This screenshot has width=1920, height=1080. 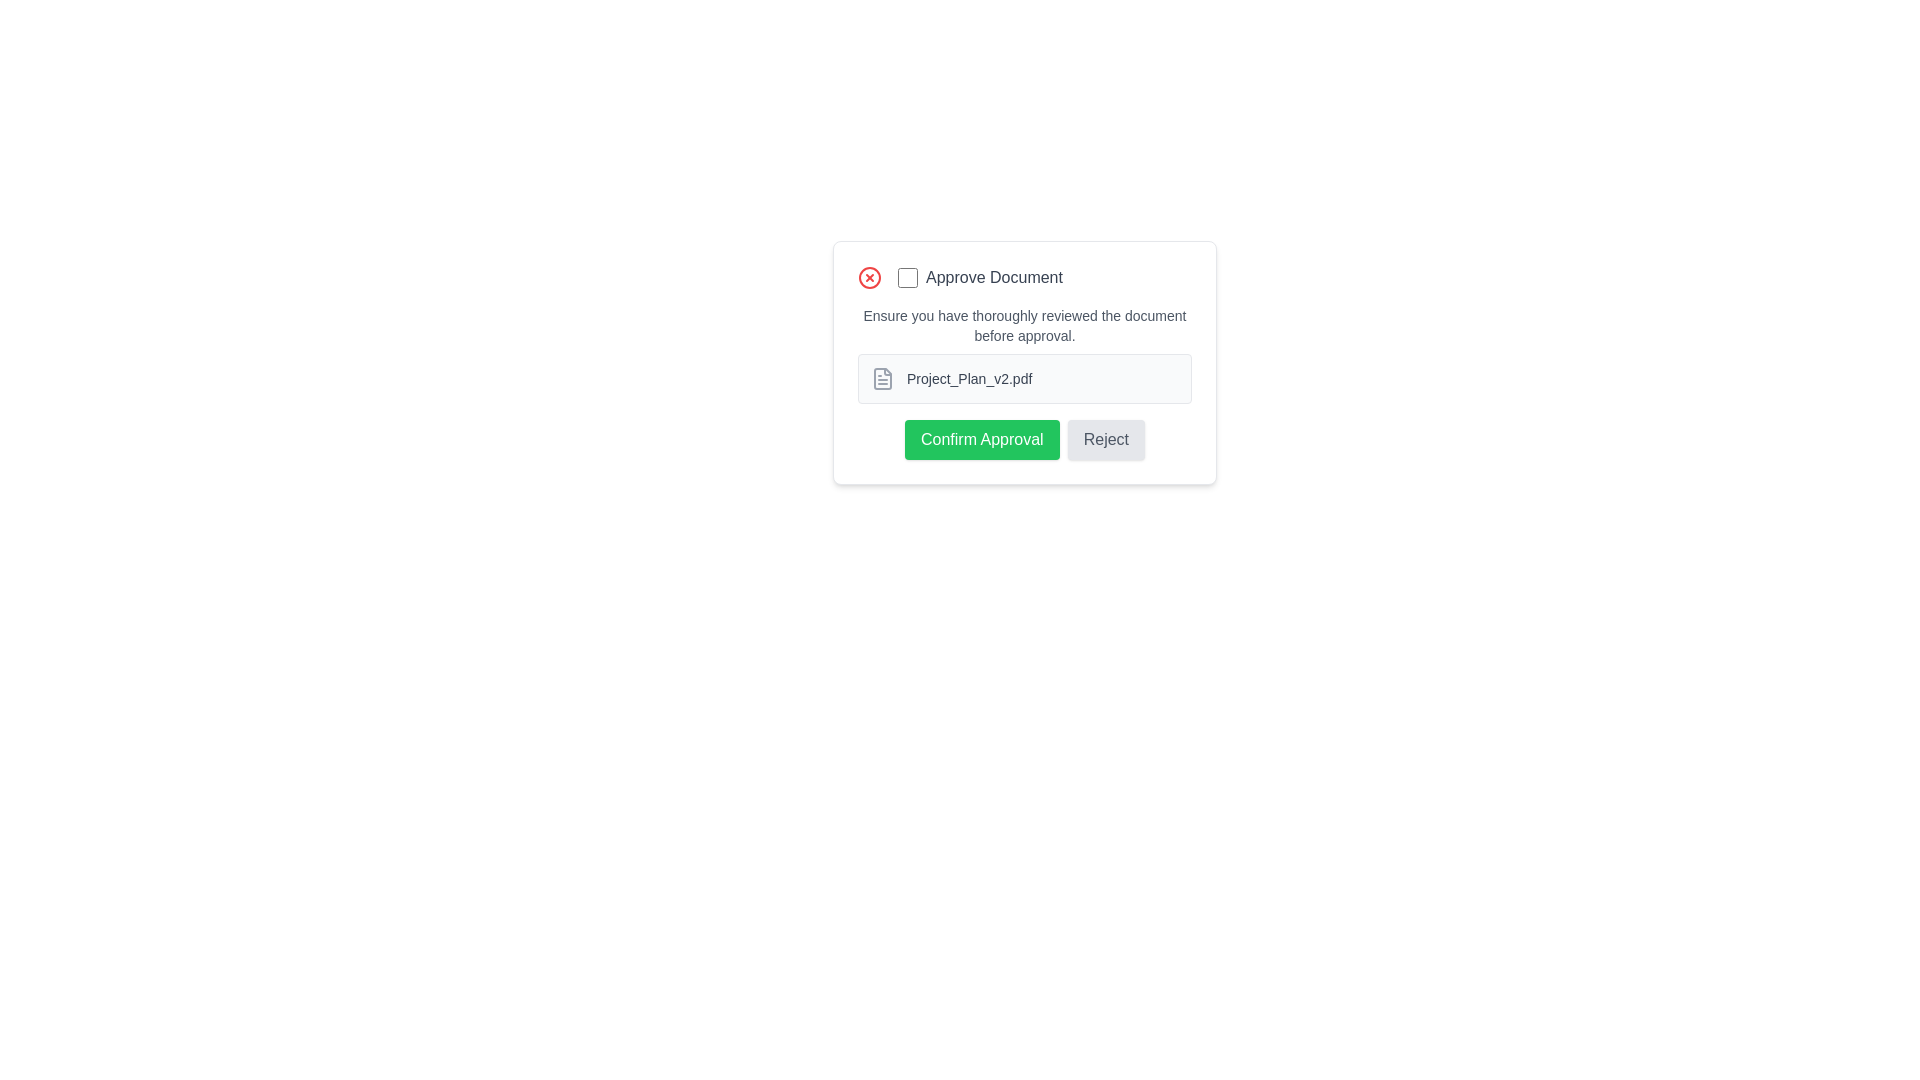 What do you see at coordinates (906, 277) in the screenshot?
I see `the square checkbox with a blue outline located to the left of the 'Approve Document' text label` at bounding box center [906, 277].